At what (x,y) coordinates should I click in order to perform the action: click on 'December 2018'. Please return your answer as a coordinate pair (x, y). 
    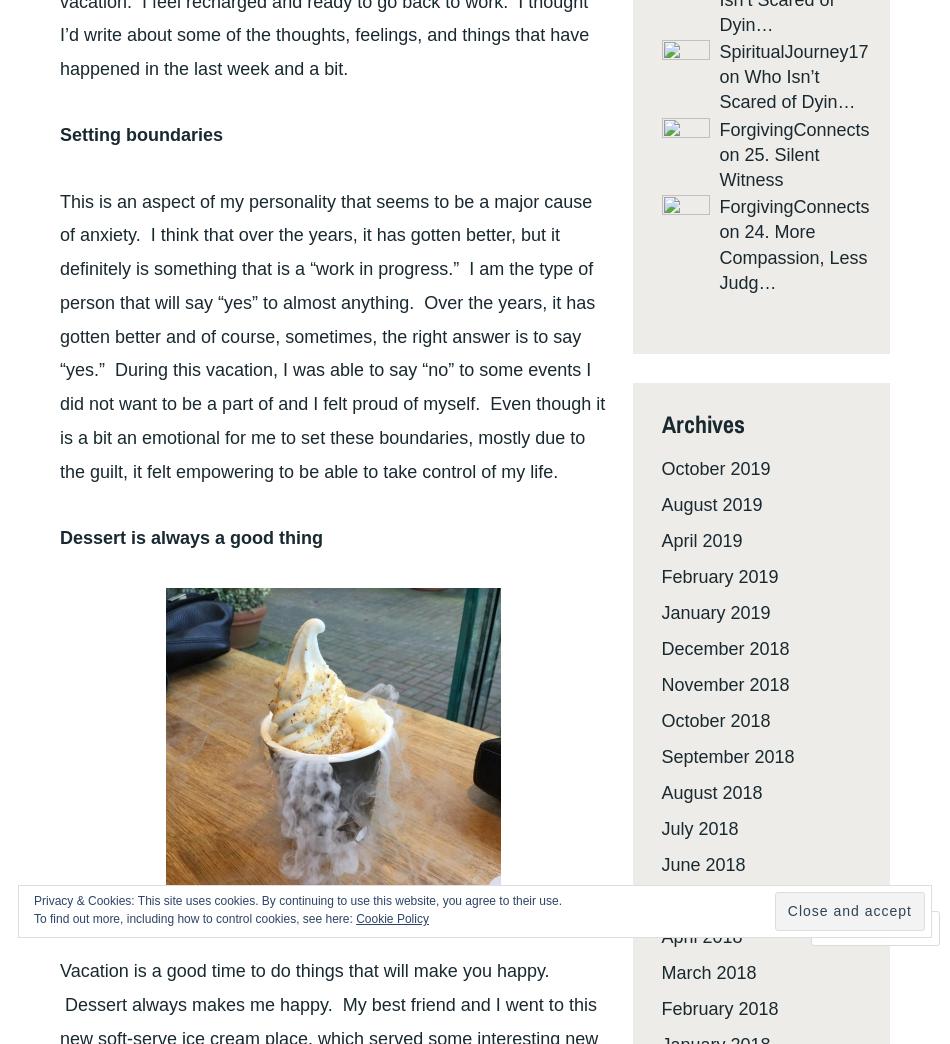
    Looking at the image, I should click on (724, 648).